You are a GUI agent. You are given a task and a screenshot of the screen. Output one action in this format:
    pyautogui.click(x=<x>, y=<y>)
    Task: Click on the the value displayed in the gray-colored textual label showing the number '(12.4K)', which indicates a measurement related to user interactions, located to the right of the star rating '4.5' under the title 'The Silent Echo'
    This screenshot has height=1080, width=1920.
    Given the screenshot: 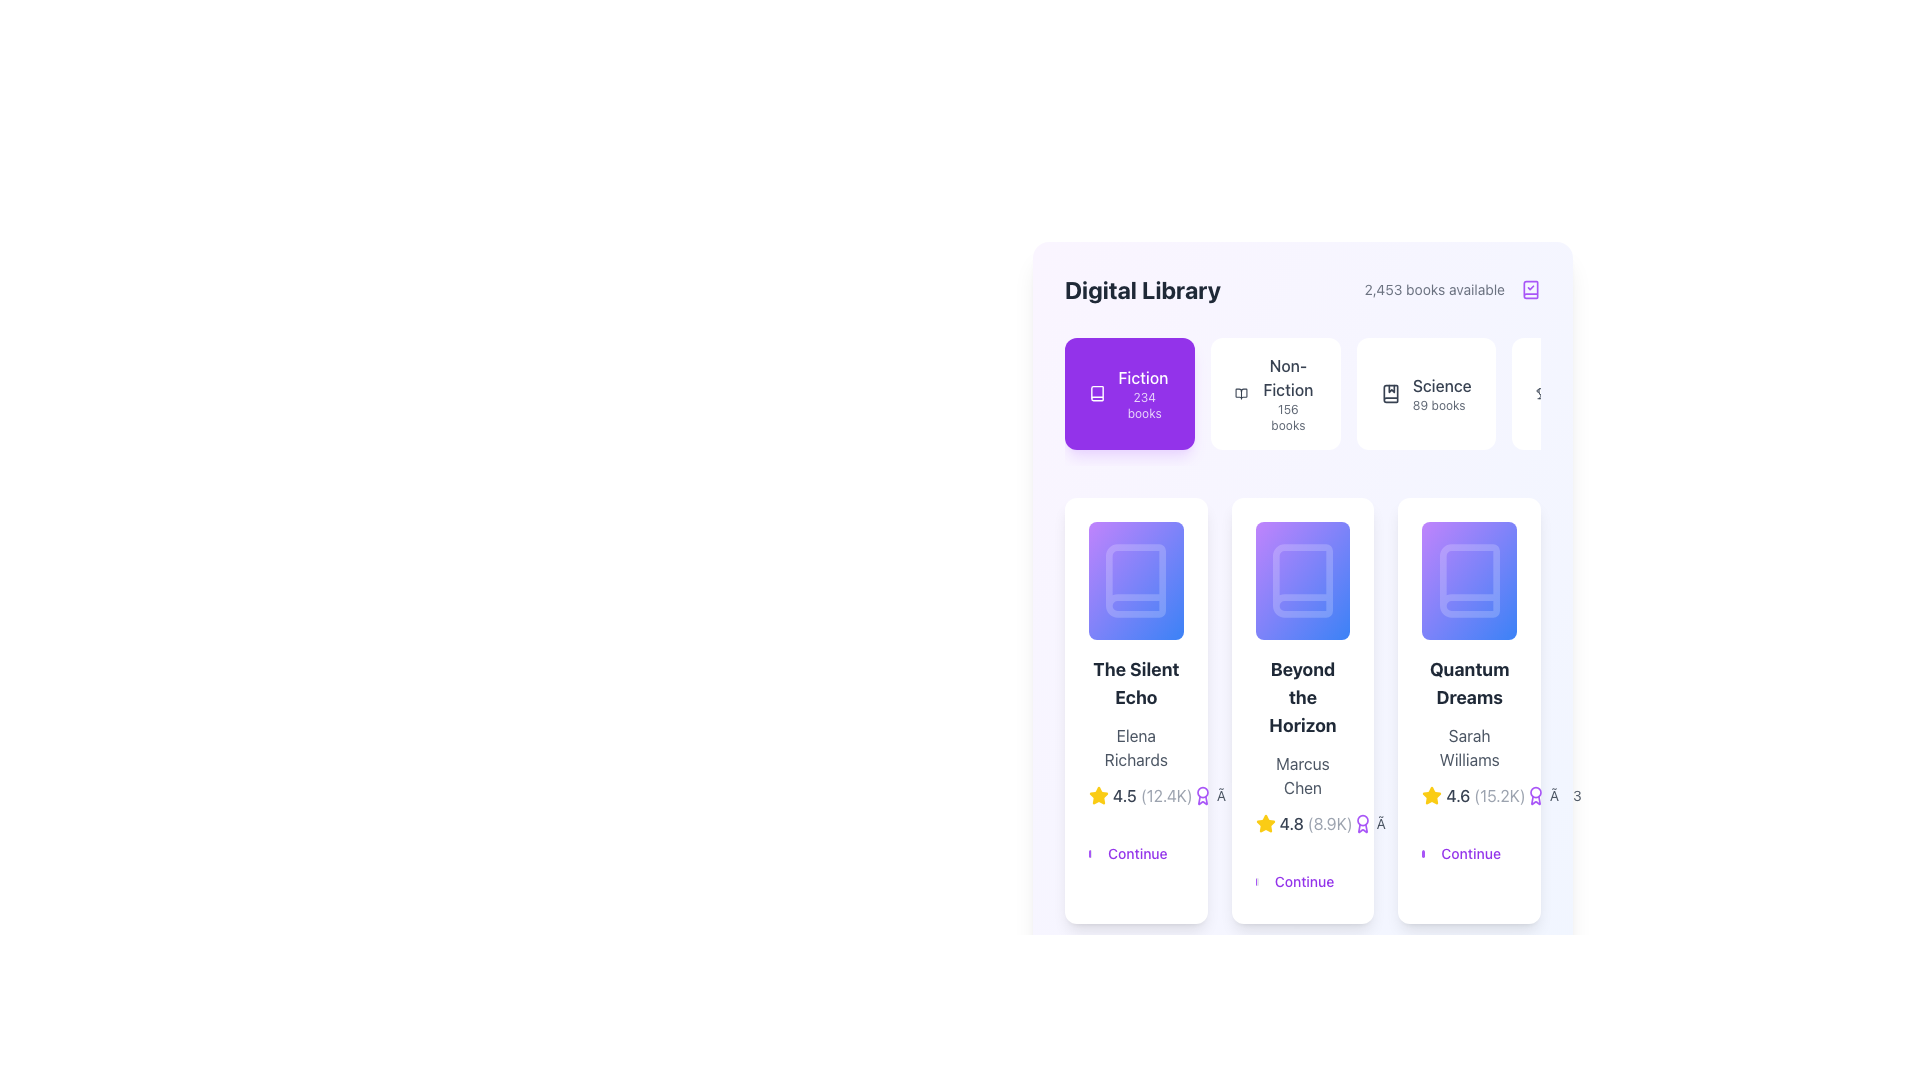 What is the action you would take?
    pyautogui.click(x=1166, y=795)
    